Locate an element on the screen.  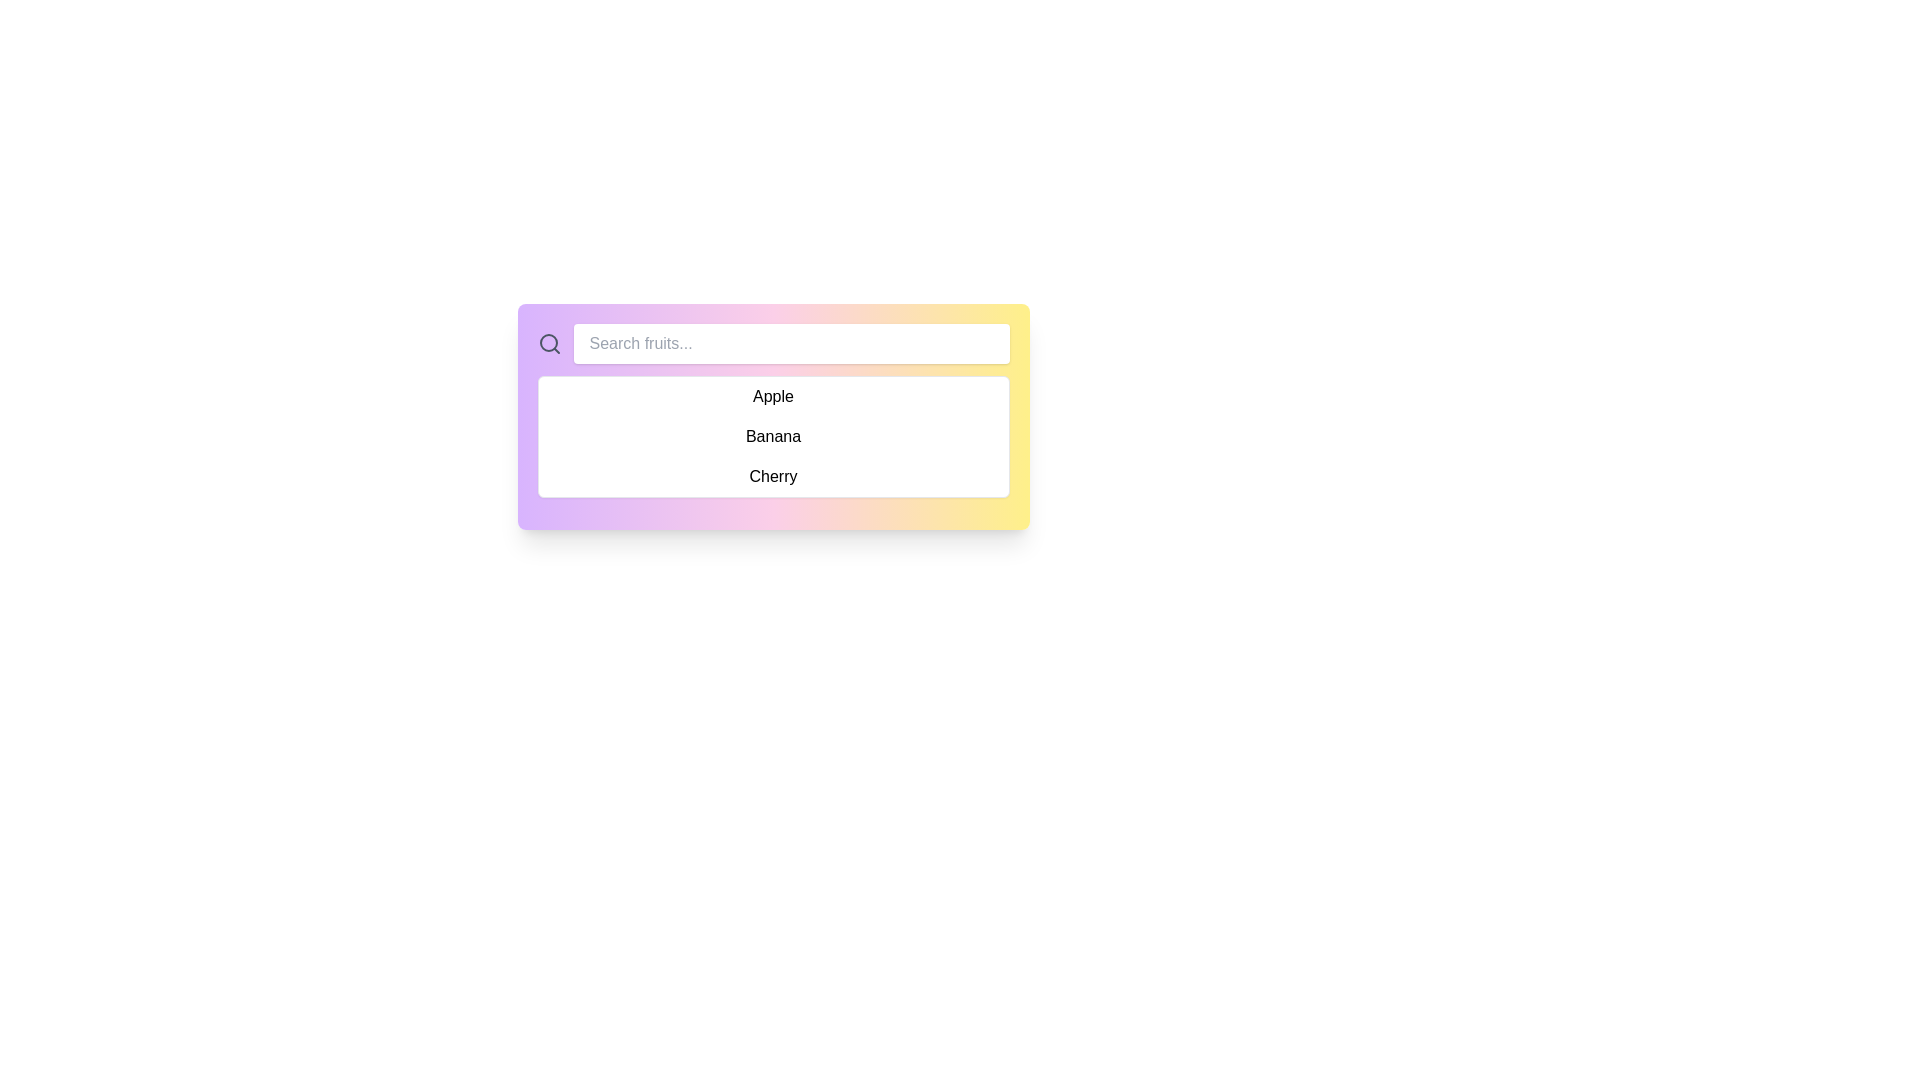
the 'Cherry' option label in the dropdown menu, which is the last item in the list and displayed in black font is located at coordinates (772, 477).